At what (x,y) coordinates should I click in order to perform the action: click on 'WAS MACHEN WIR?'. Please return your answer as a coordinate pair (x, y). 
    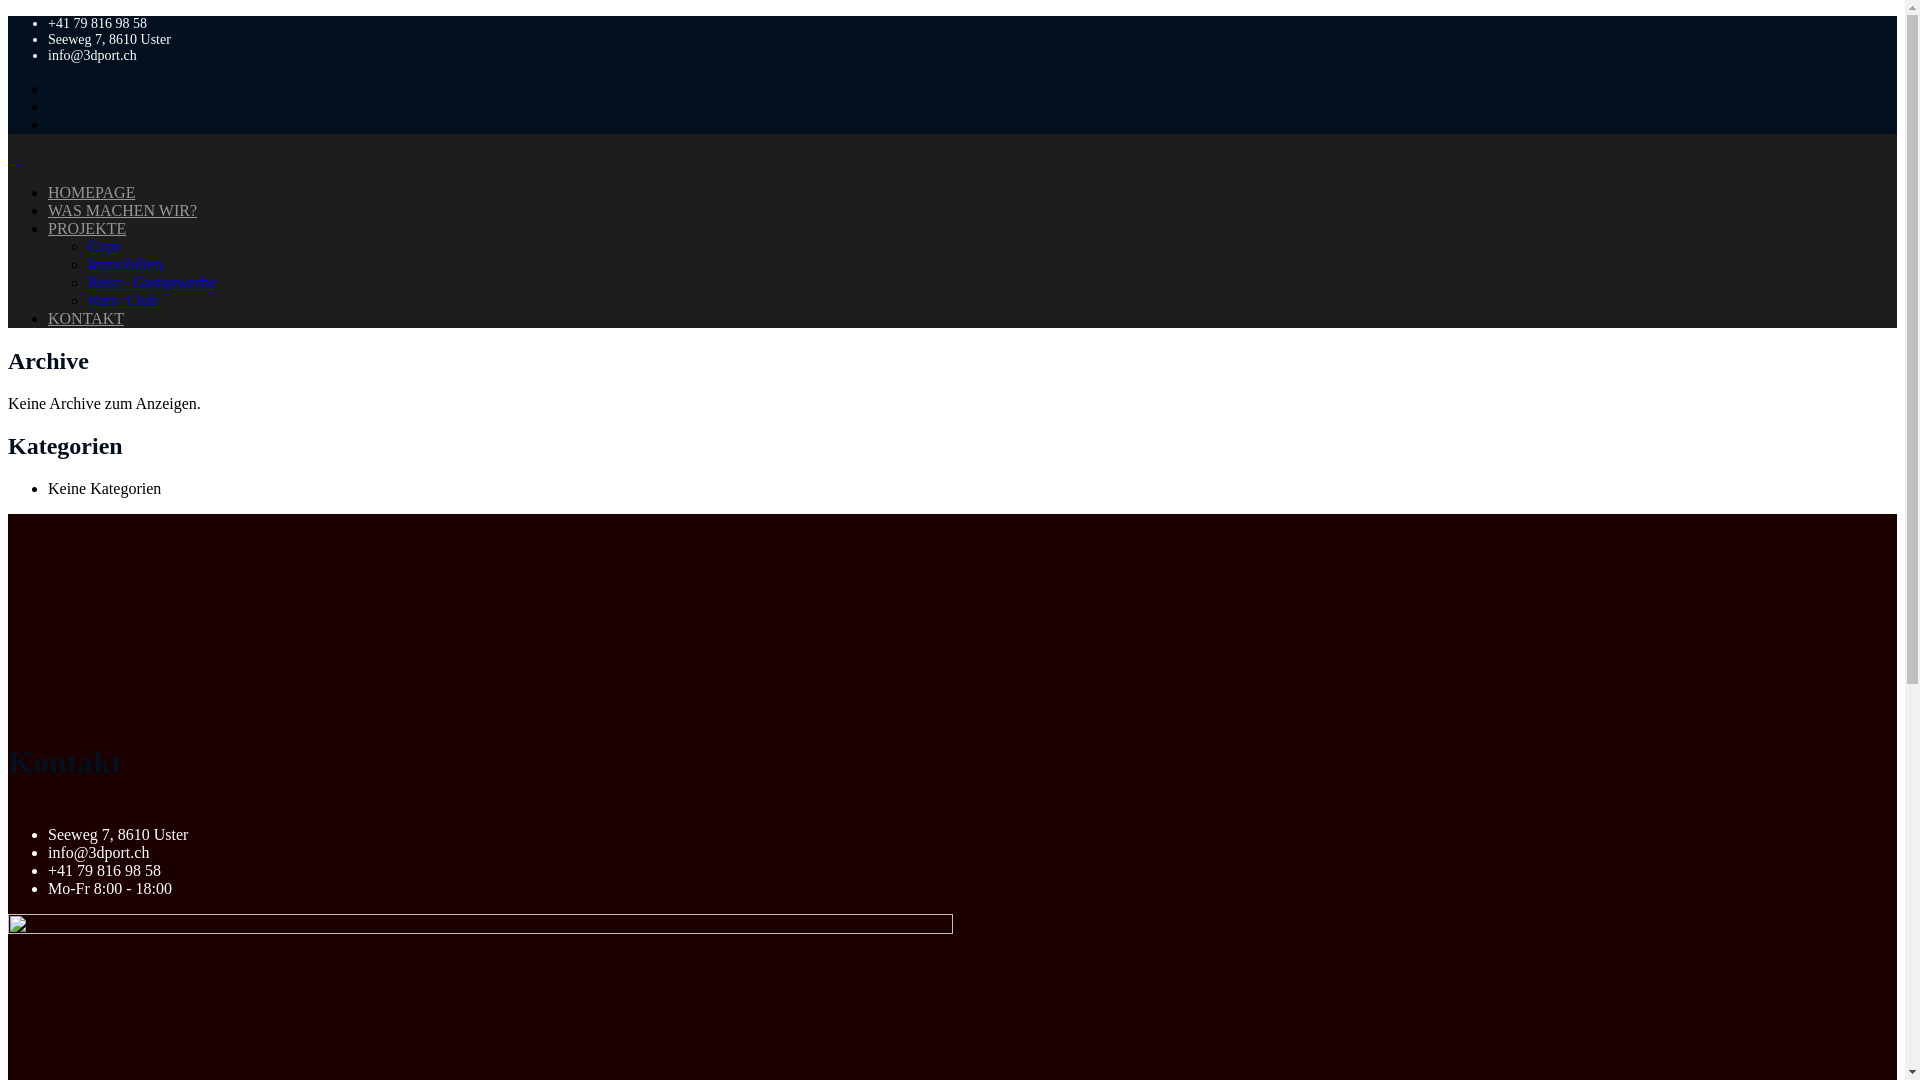
    Looking at the image, I should click on (48, 210).